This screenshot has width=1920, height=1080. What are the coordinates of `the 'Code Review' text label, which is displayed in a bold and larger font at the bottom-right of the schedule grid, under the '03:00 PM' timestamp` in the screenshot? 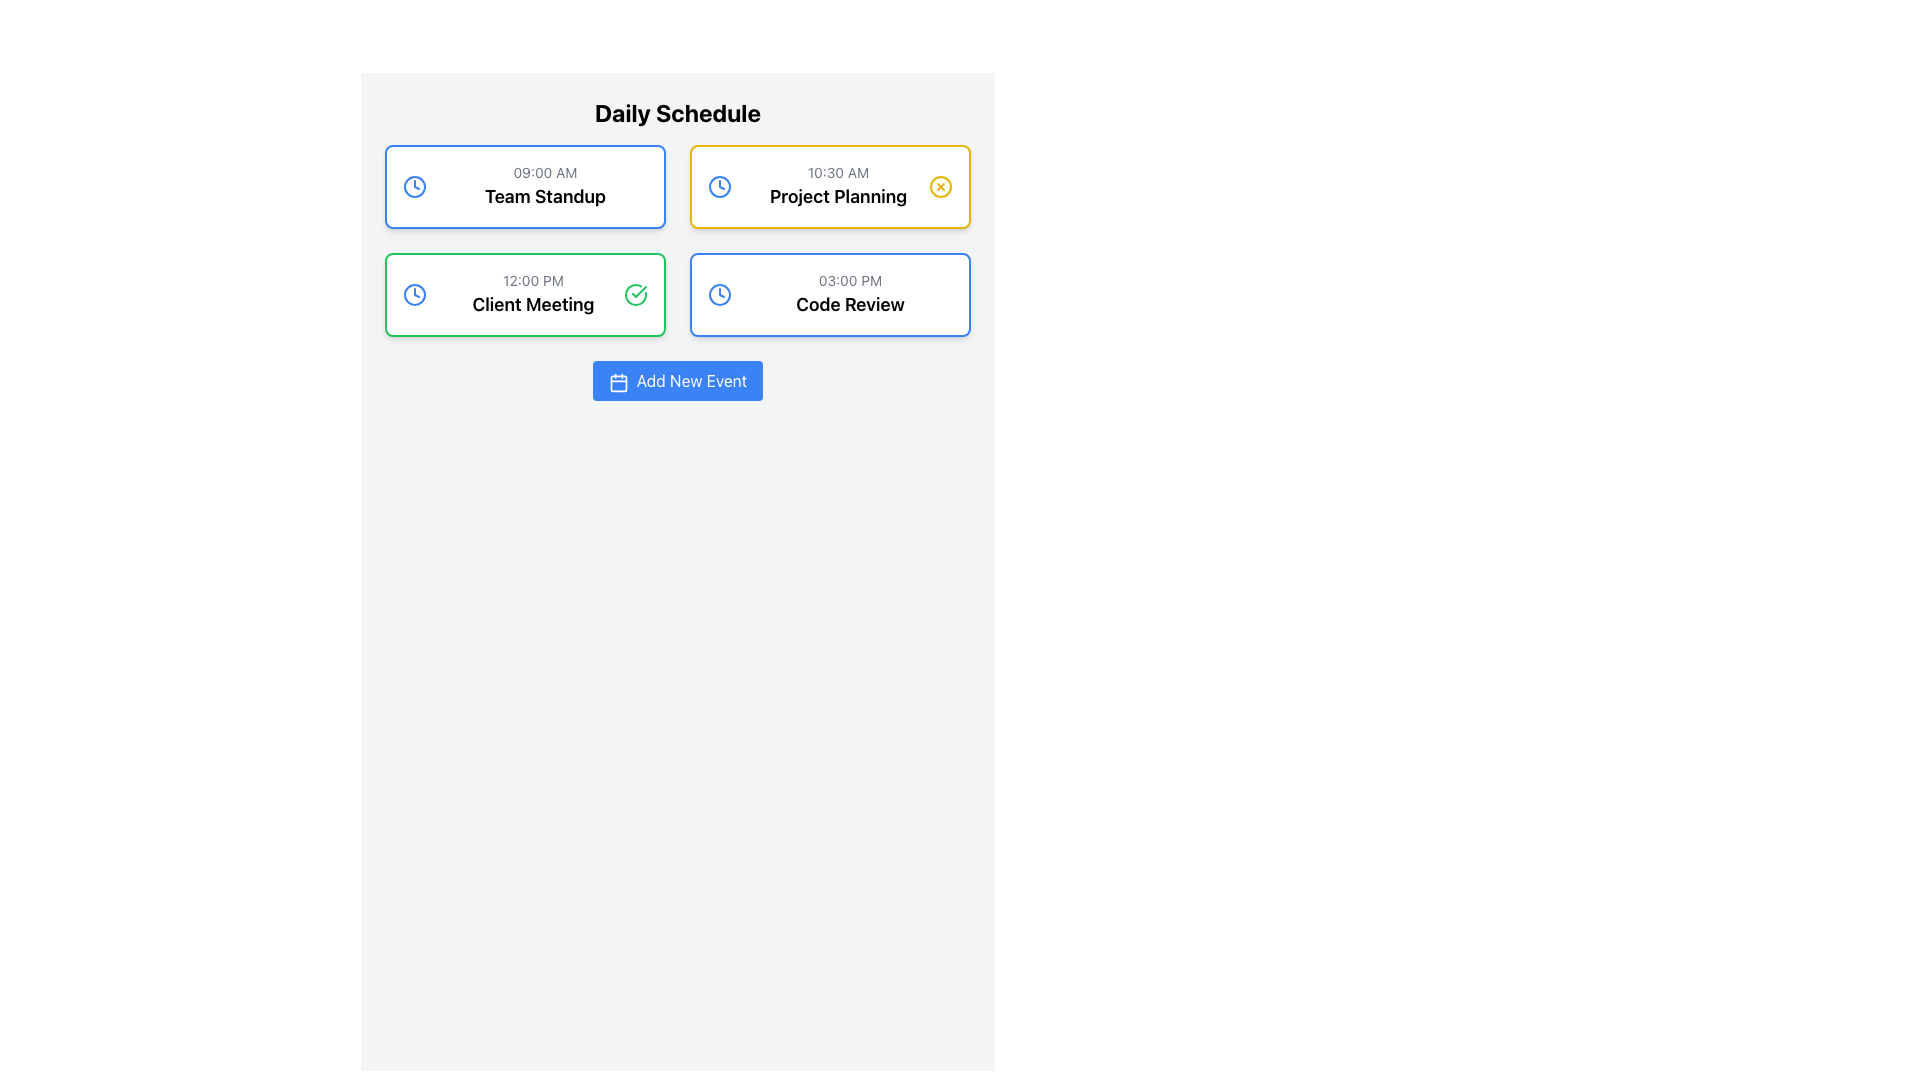 It's located at (850, 304).